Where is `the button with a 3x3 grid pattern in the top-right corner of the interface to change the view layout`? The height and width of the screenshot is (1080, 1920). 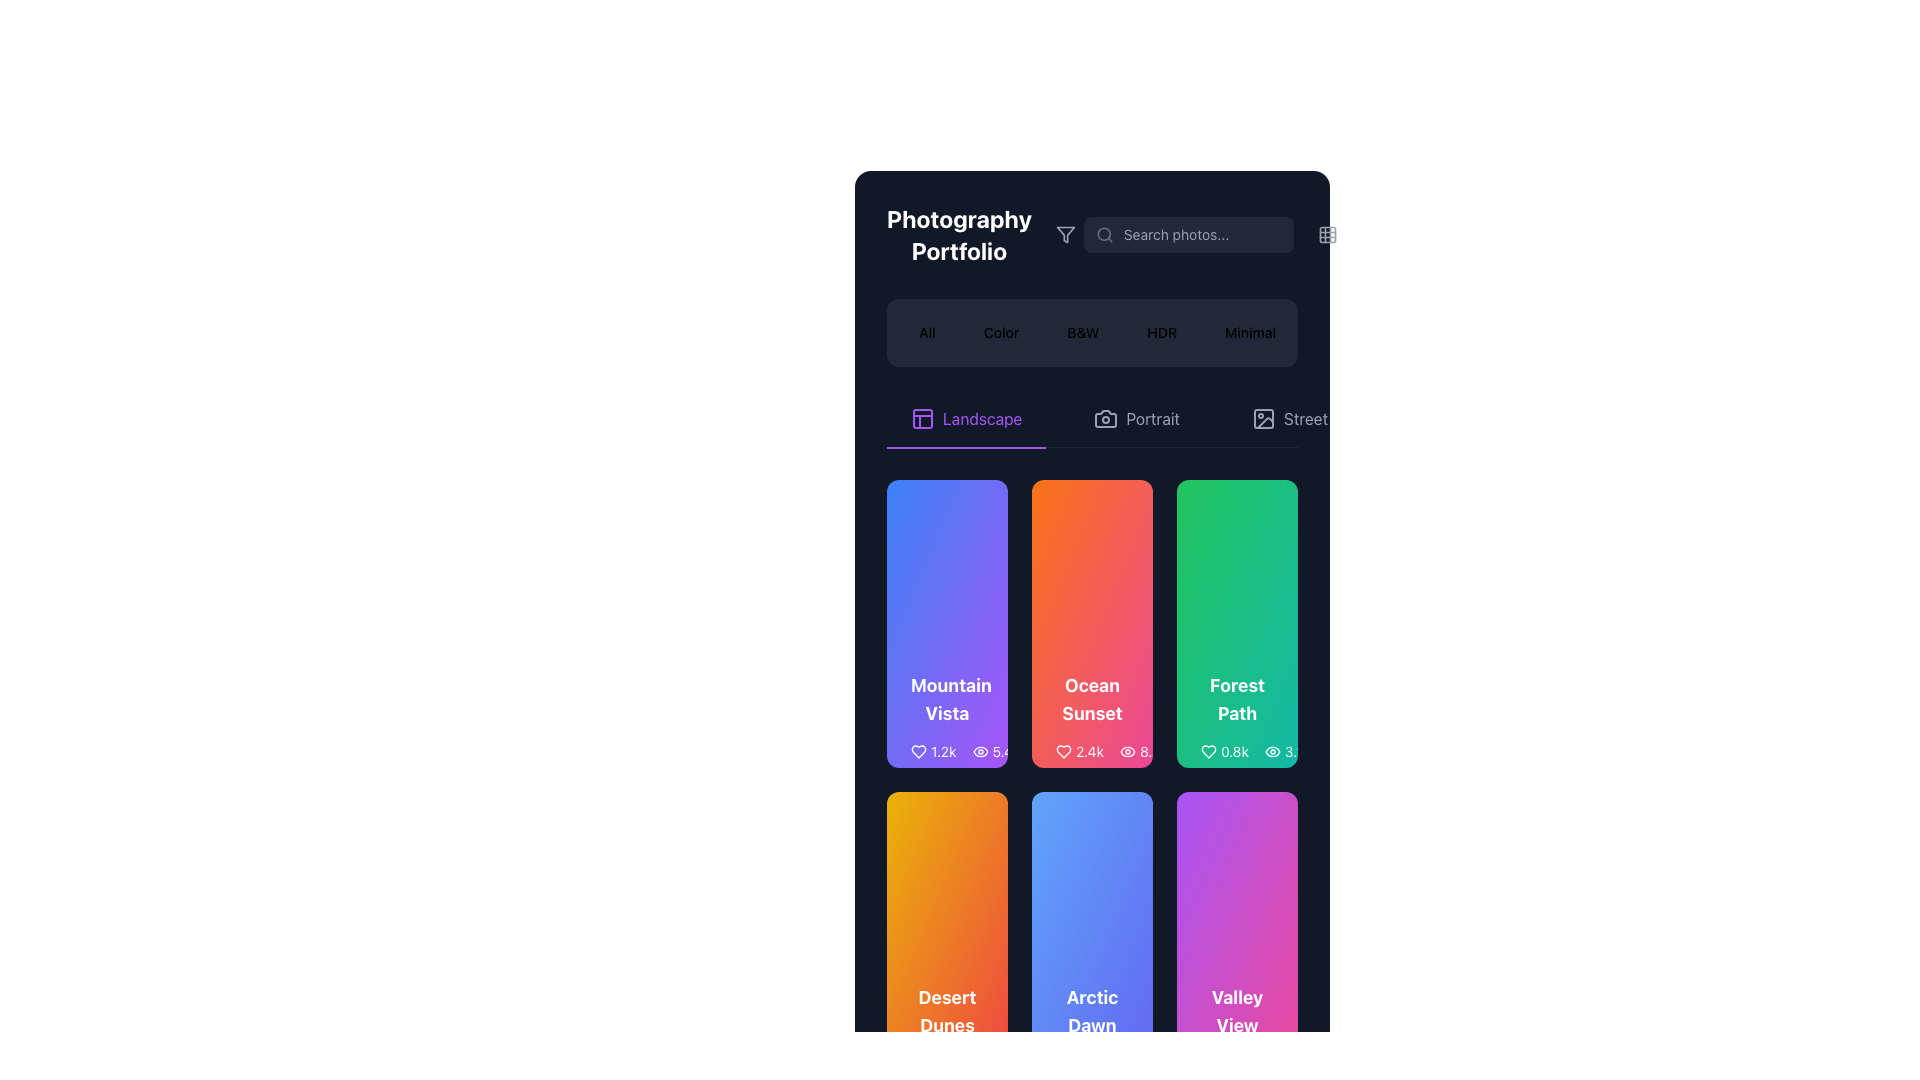
the button with a 3x3 grid pattern in the top-right corner of the interface to change the view layout is located at coordinates (1327, 234).